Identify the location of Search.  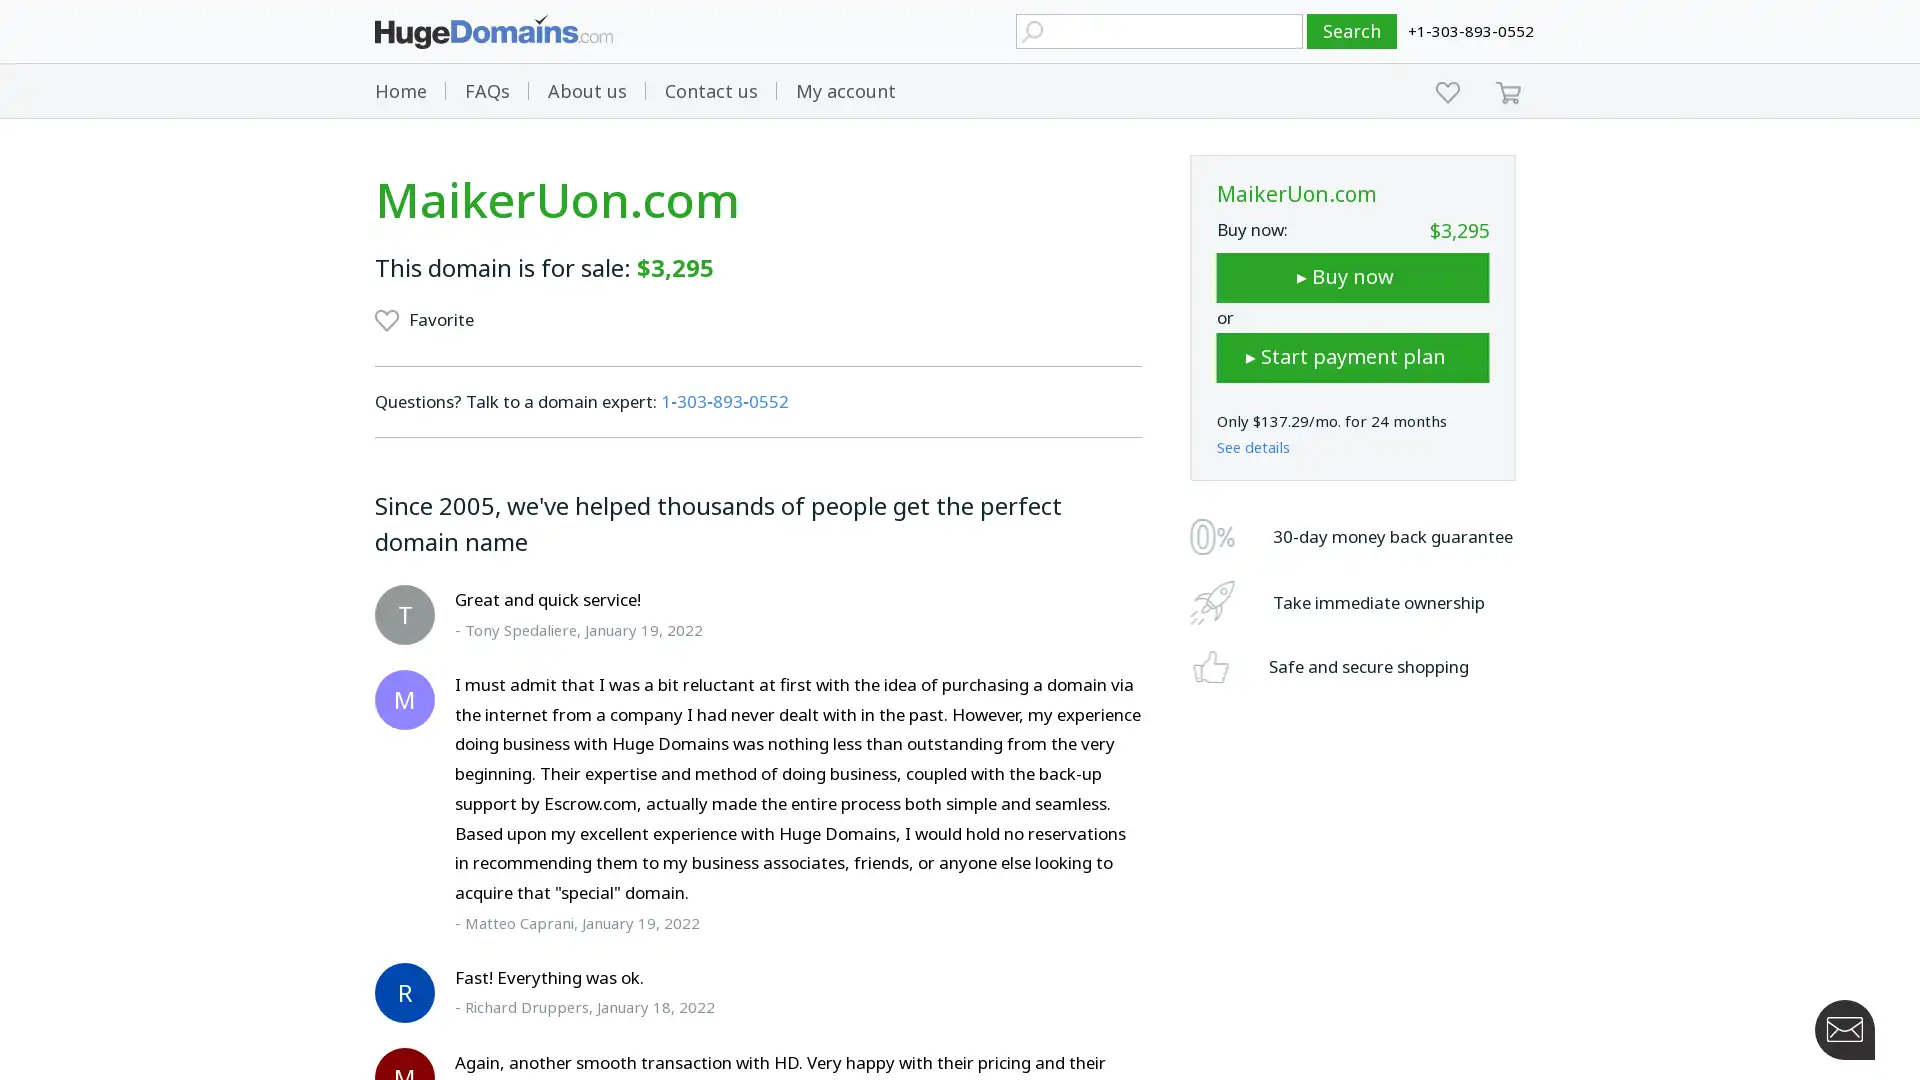
(1352, 31).